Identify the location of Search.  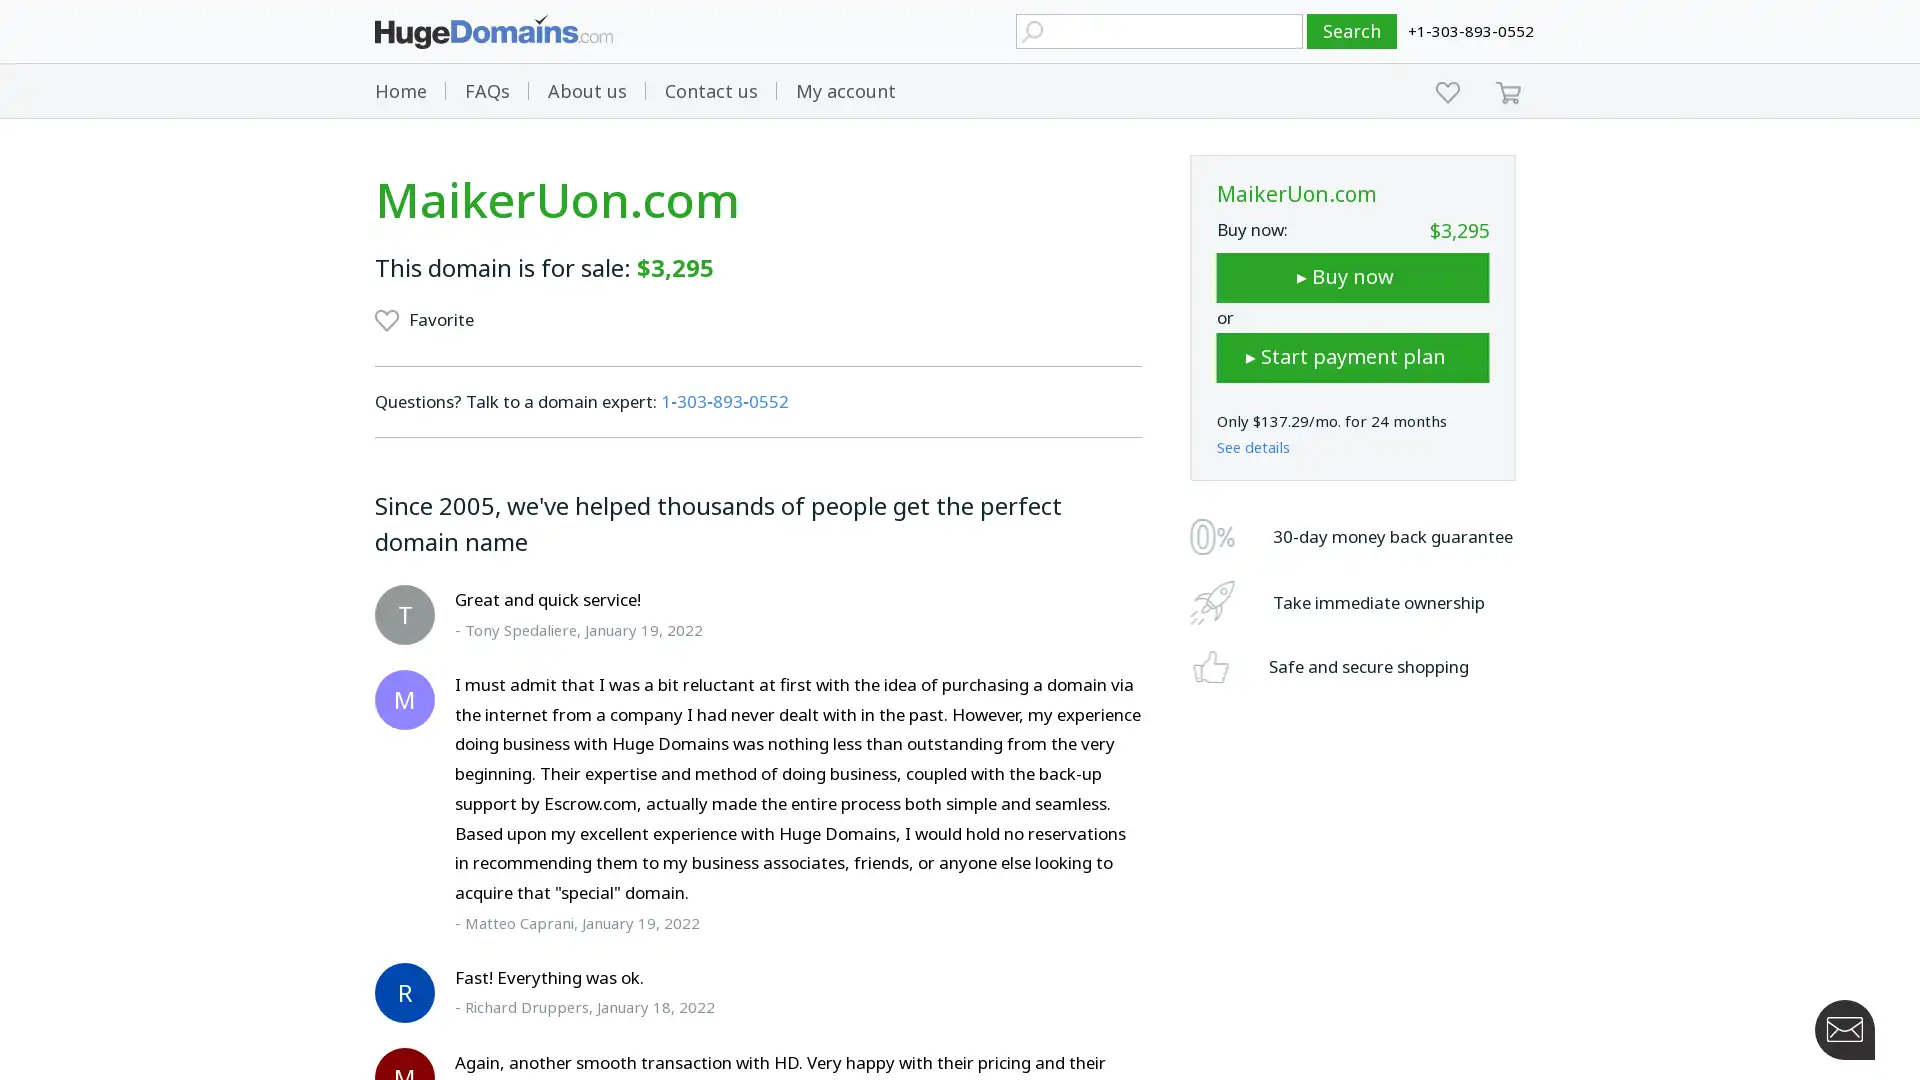
(1352, 31).